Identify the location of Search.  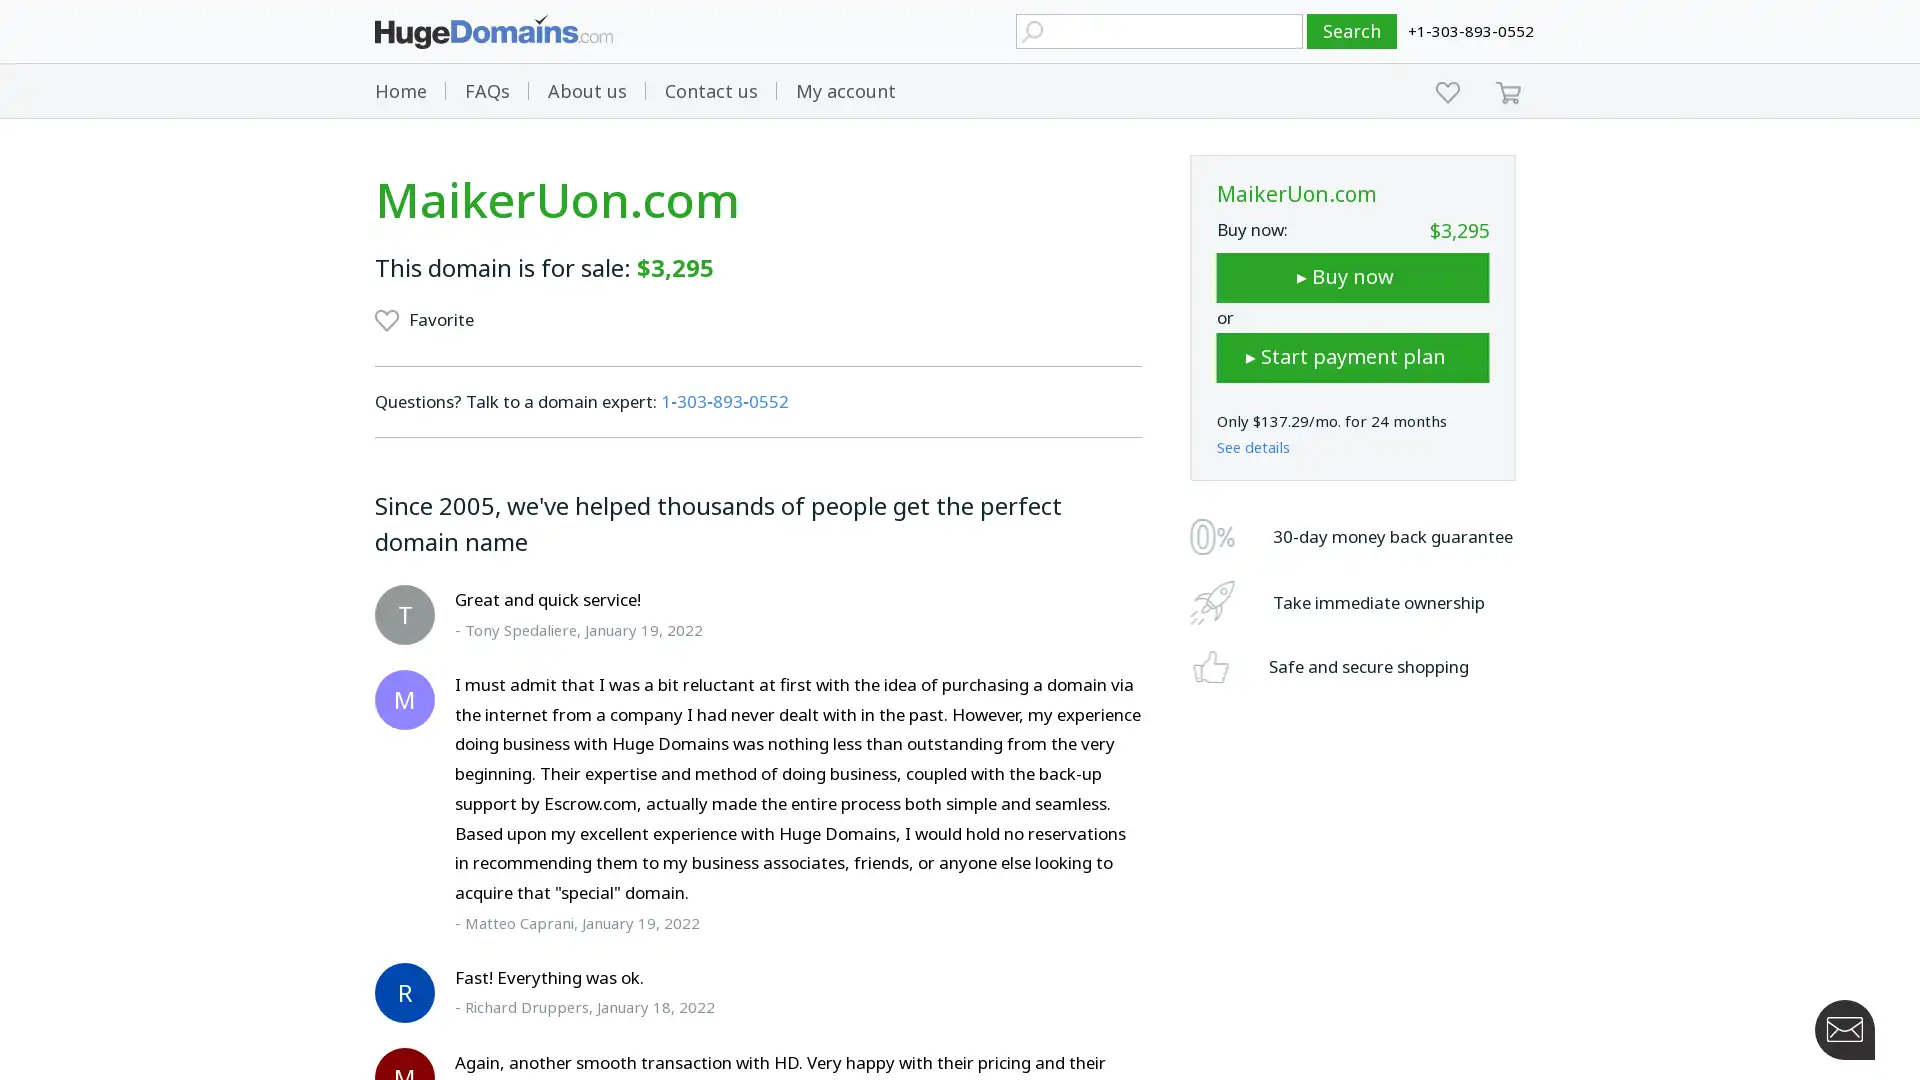
(1352, 31).